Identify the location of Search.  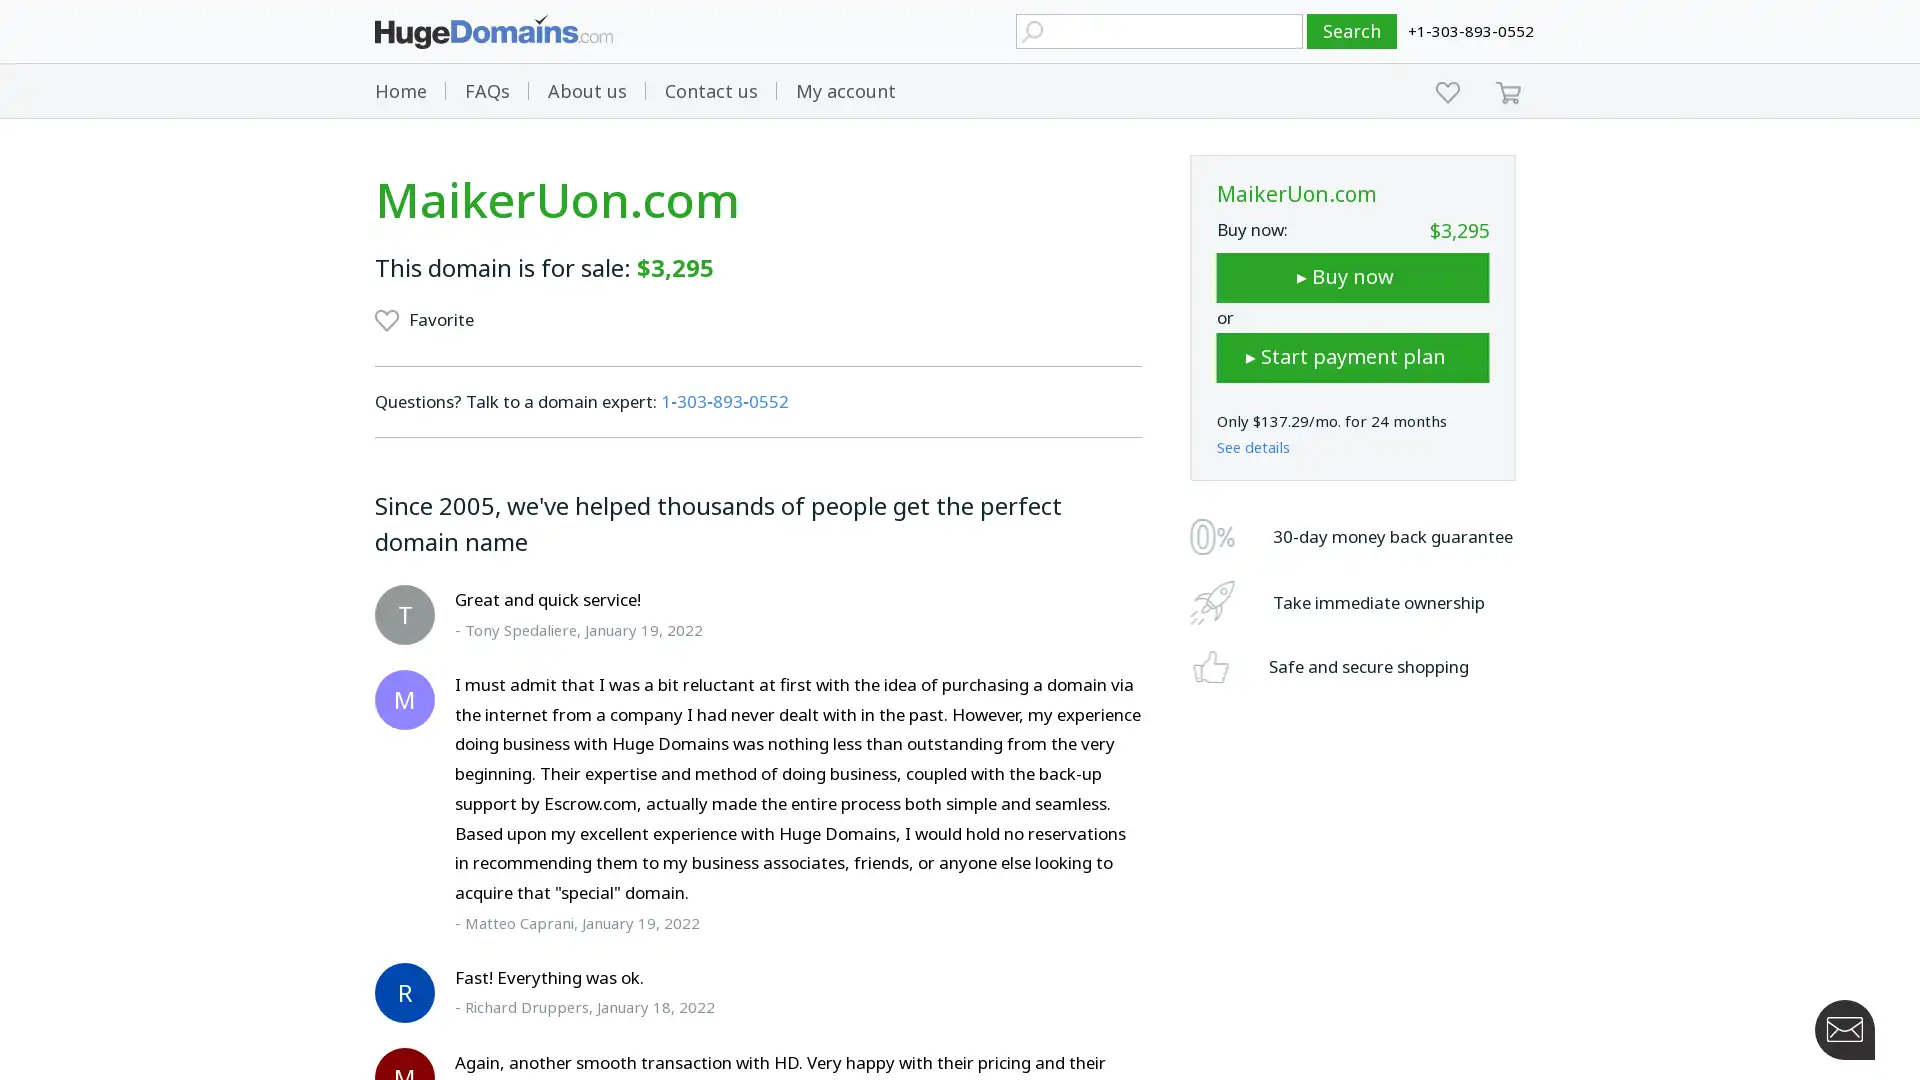
(1352, 31).